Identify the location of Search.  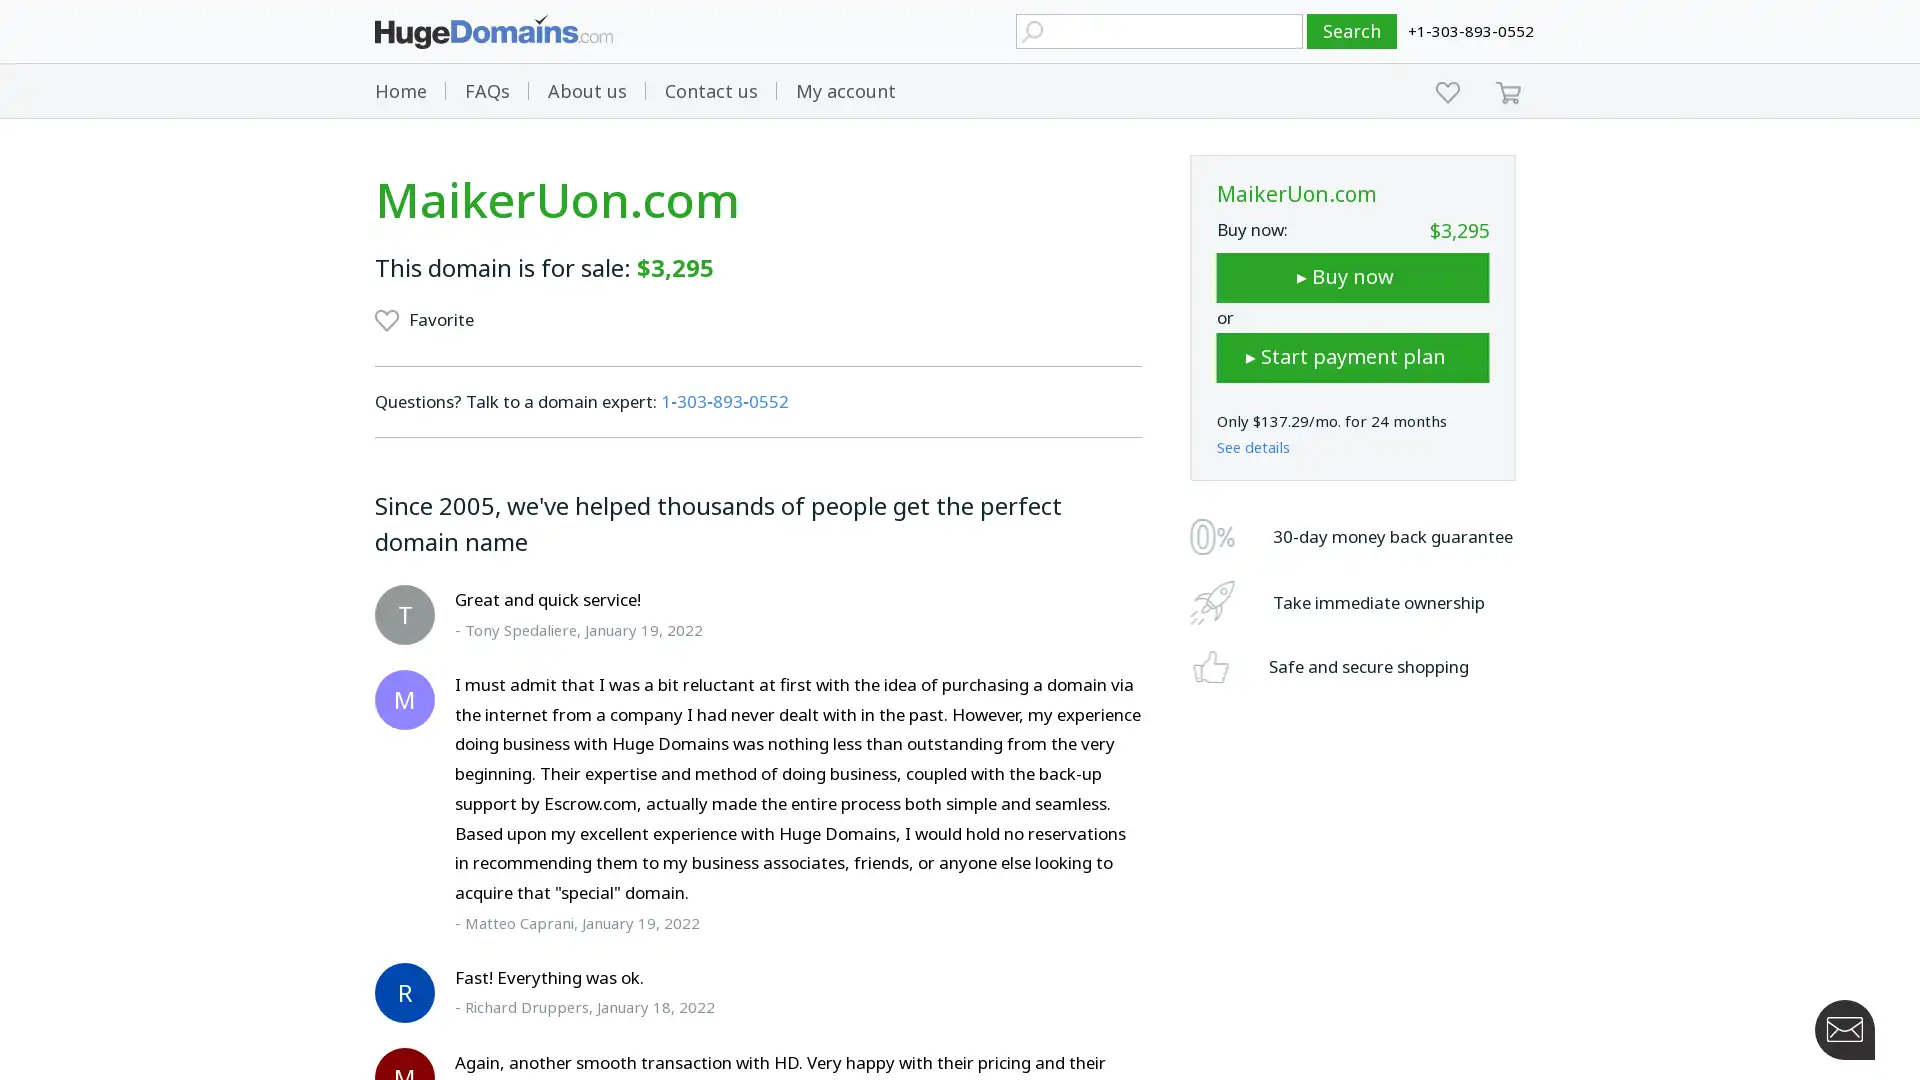
(1352, 31).